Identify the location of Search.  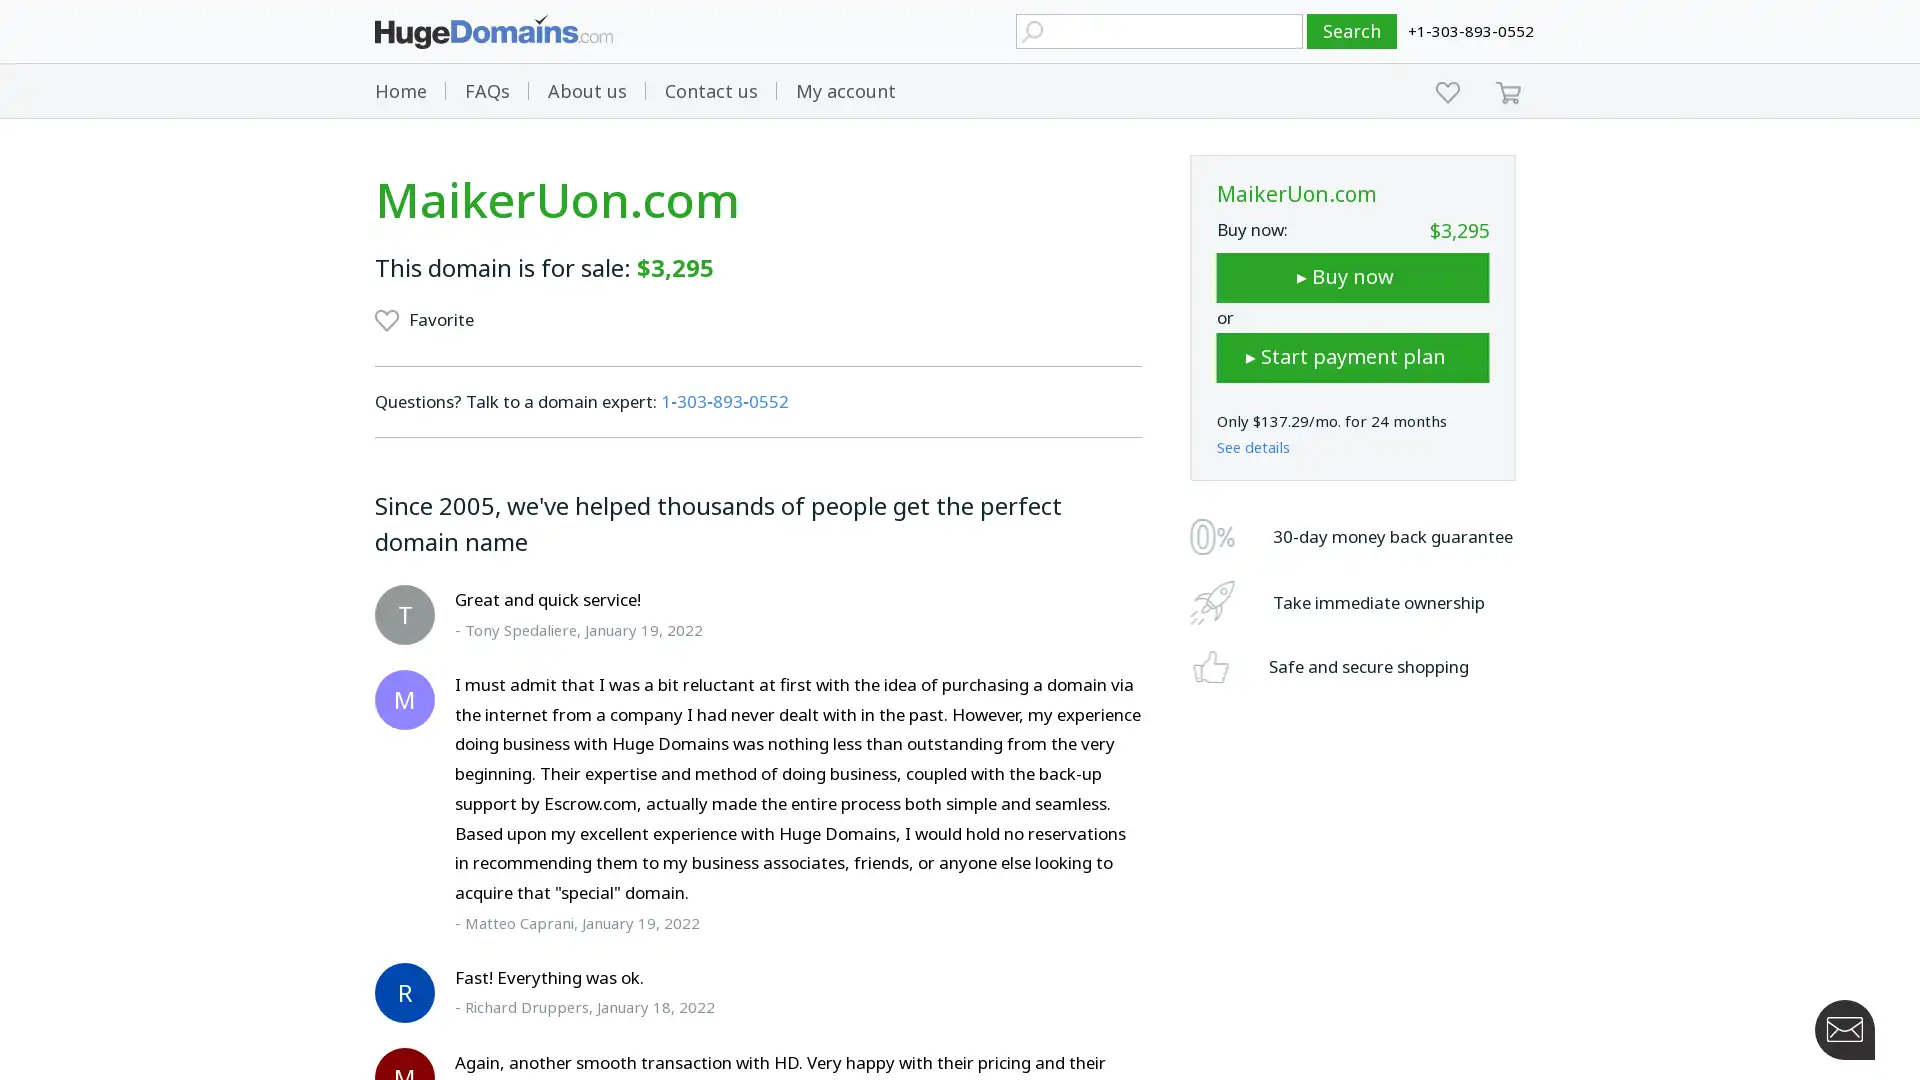
(1352, 31).